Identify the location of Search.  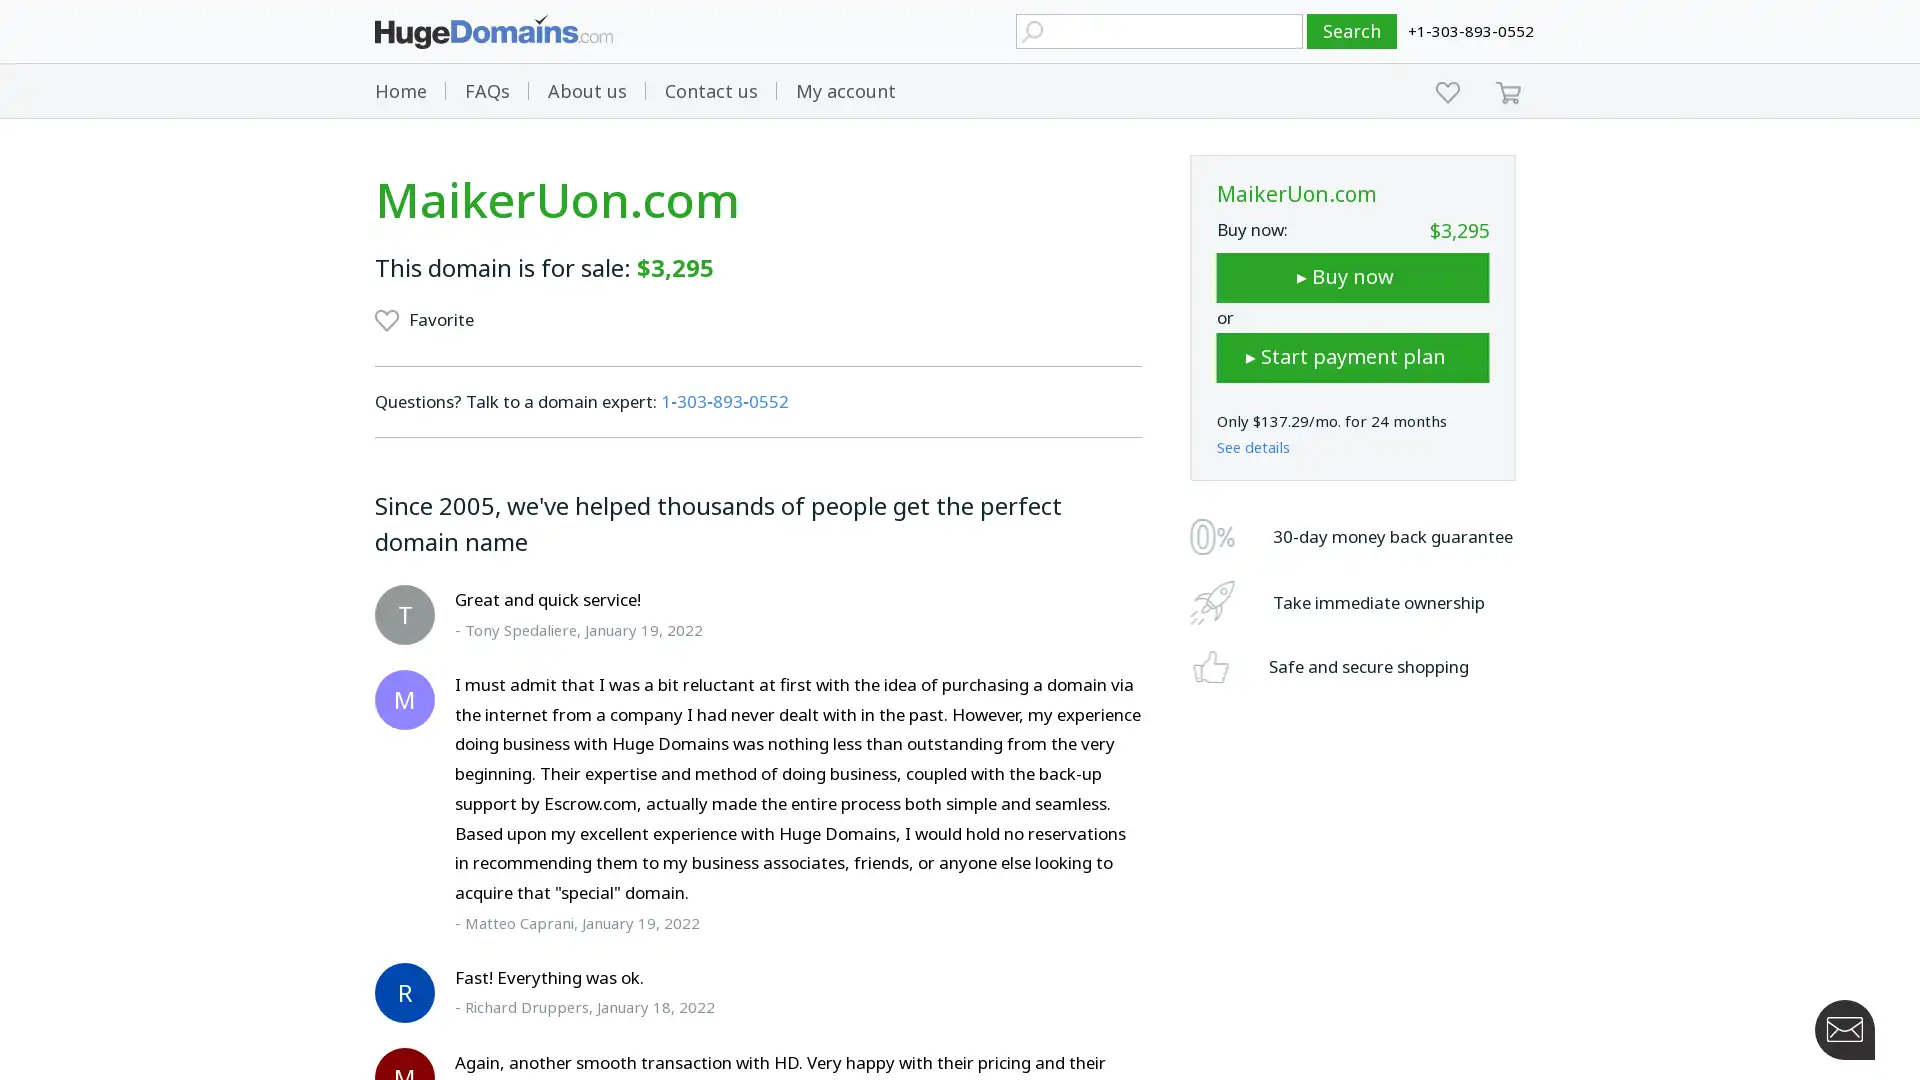
(1352, 31).